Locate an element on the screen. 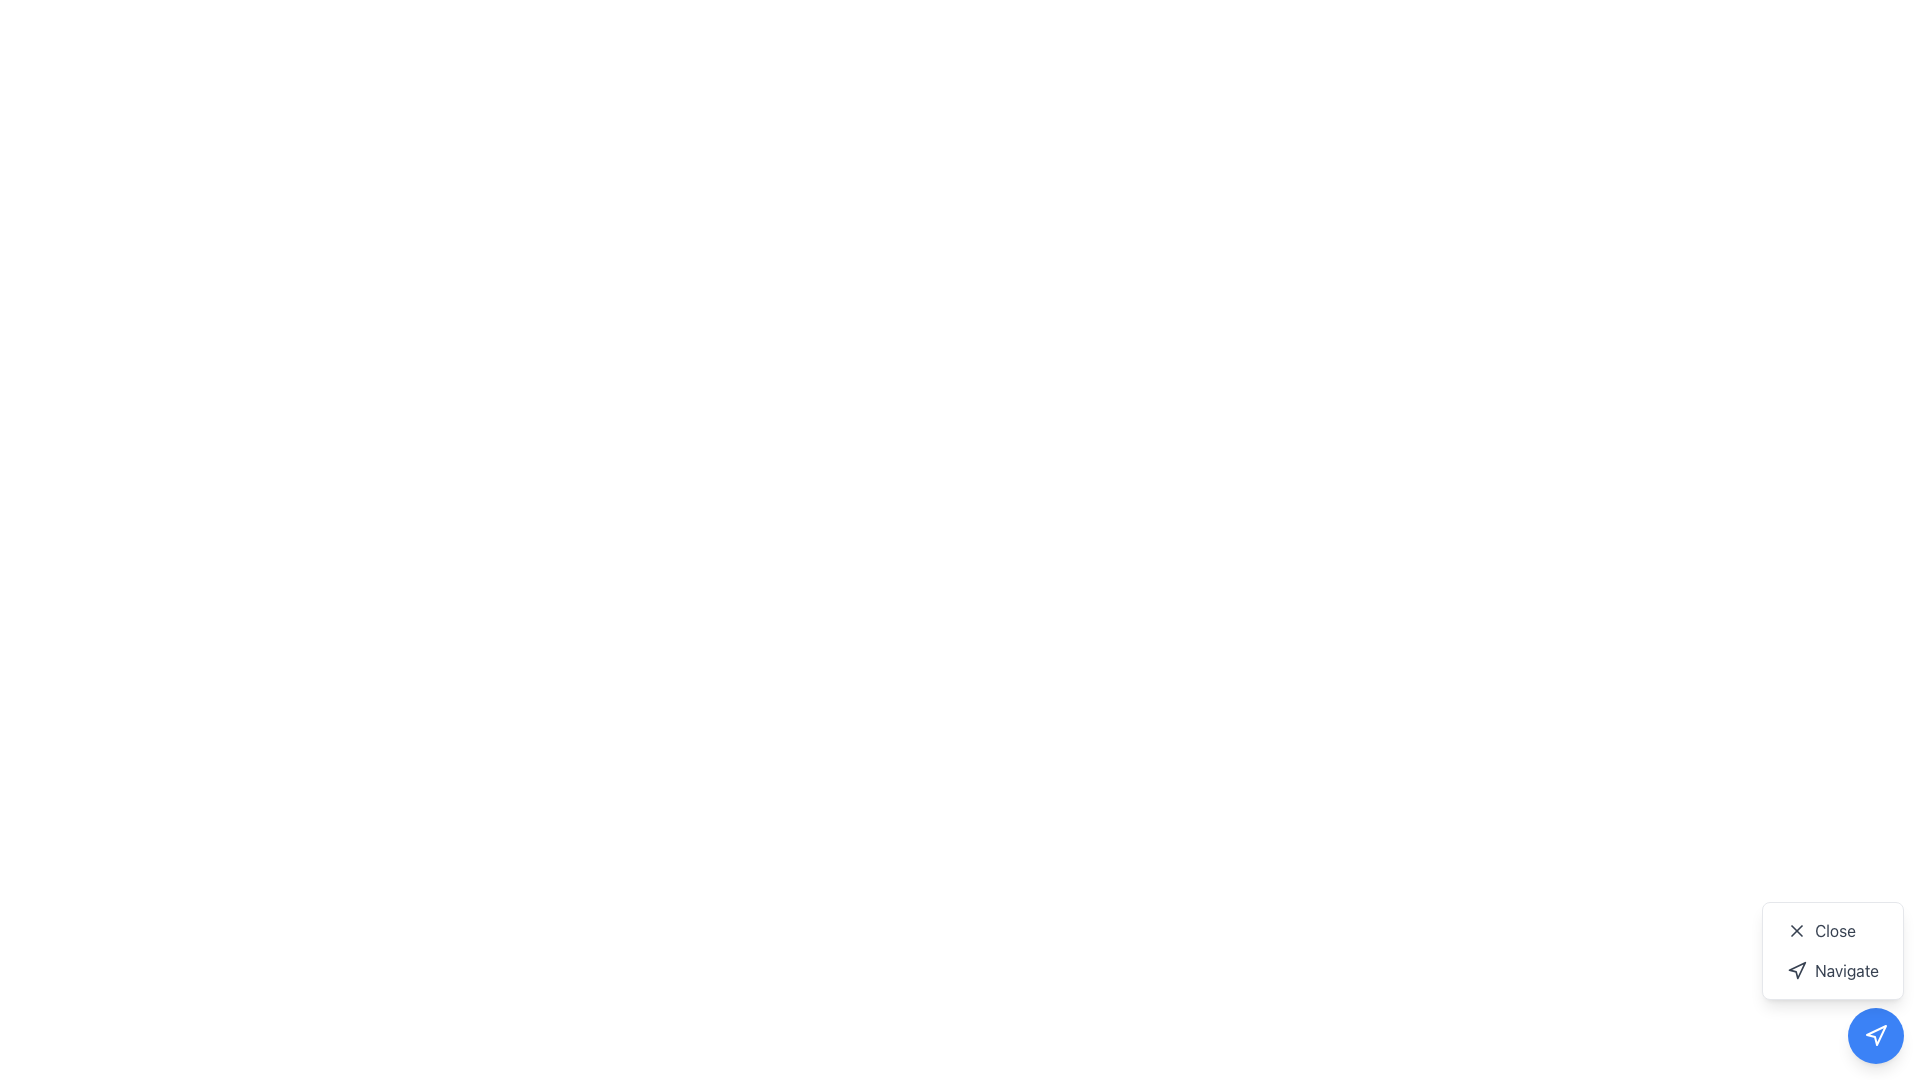 The height and width of the screenshot is (1080, 1920). the small 'X' icon next to the 'Close' label is located at coordinates (1797, 930).